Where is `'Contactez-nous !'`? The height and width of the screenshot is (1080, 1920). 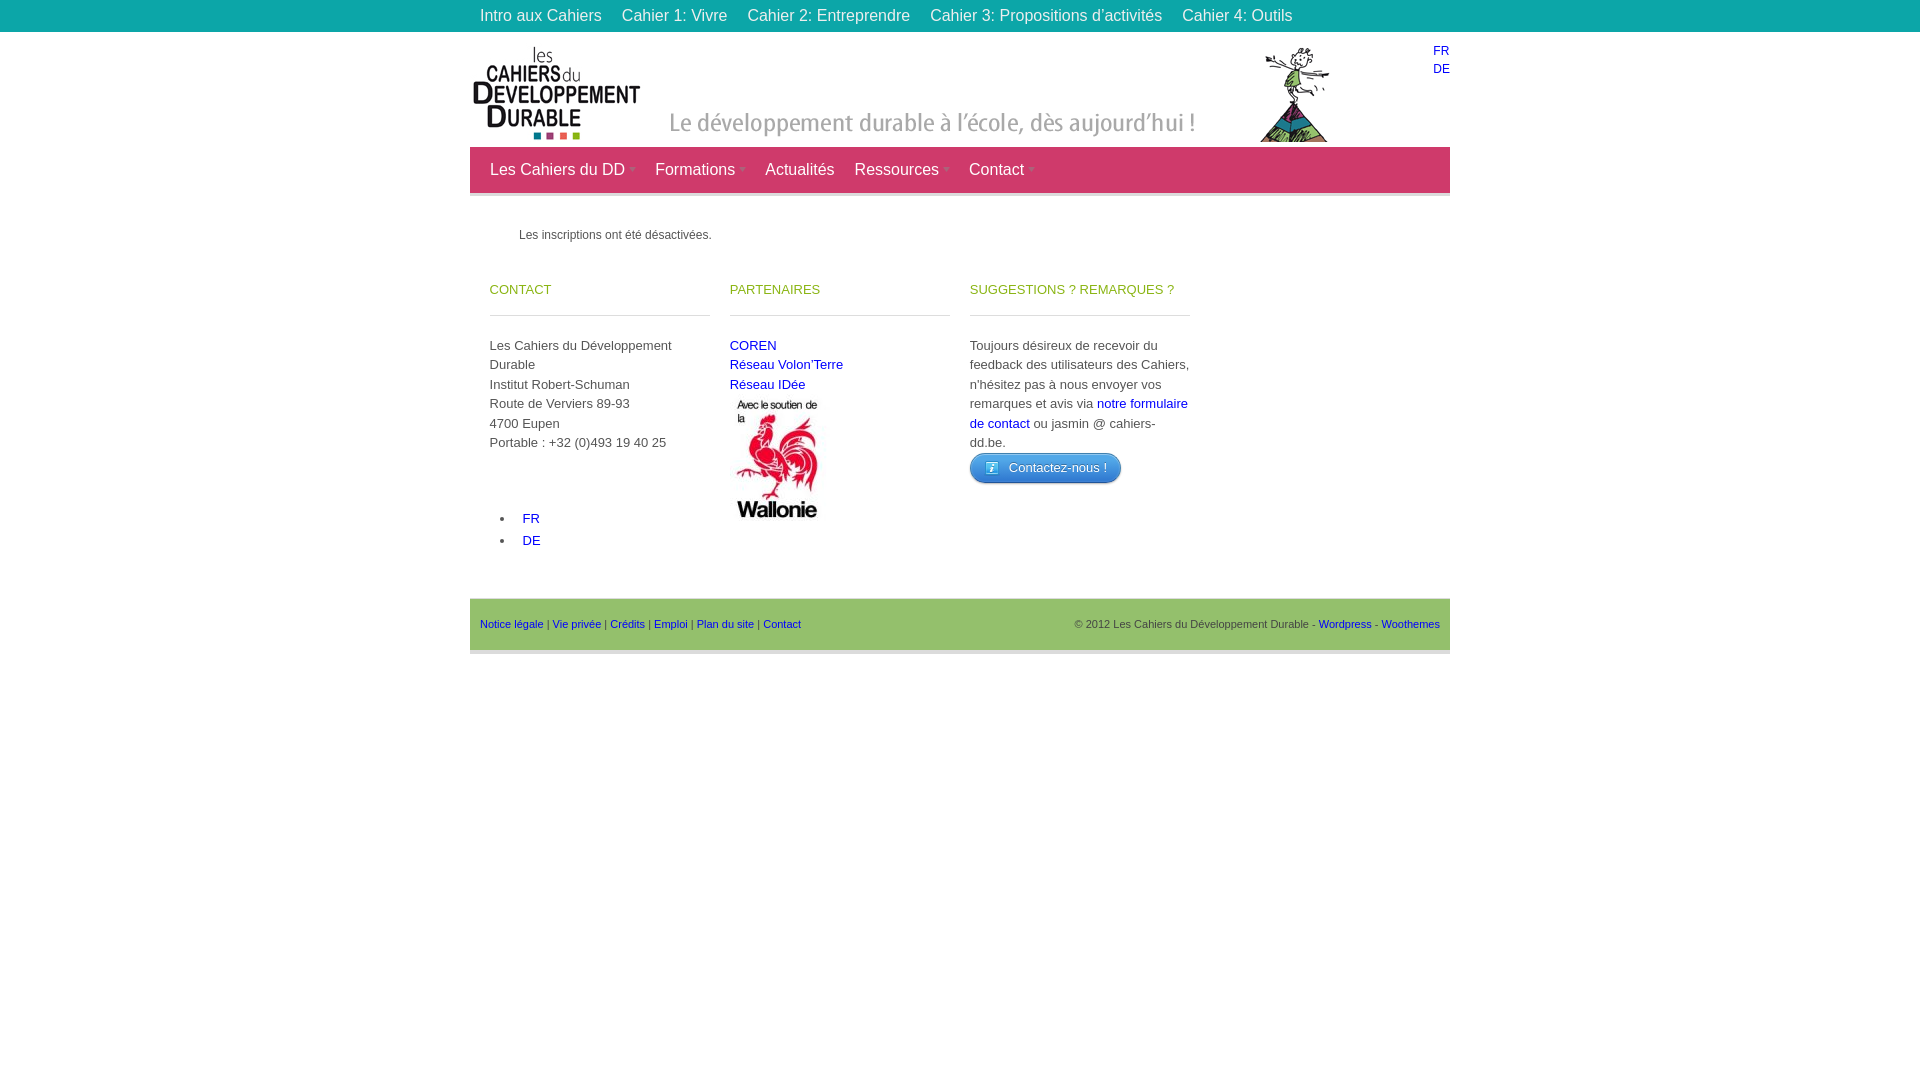 'Contactez-nous !' is located at coordinates (1044, 466).